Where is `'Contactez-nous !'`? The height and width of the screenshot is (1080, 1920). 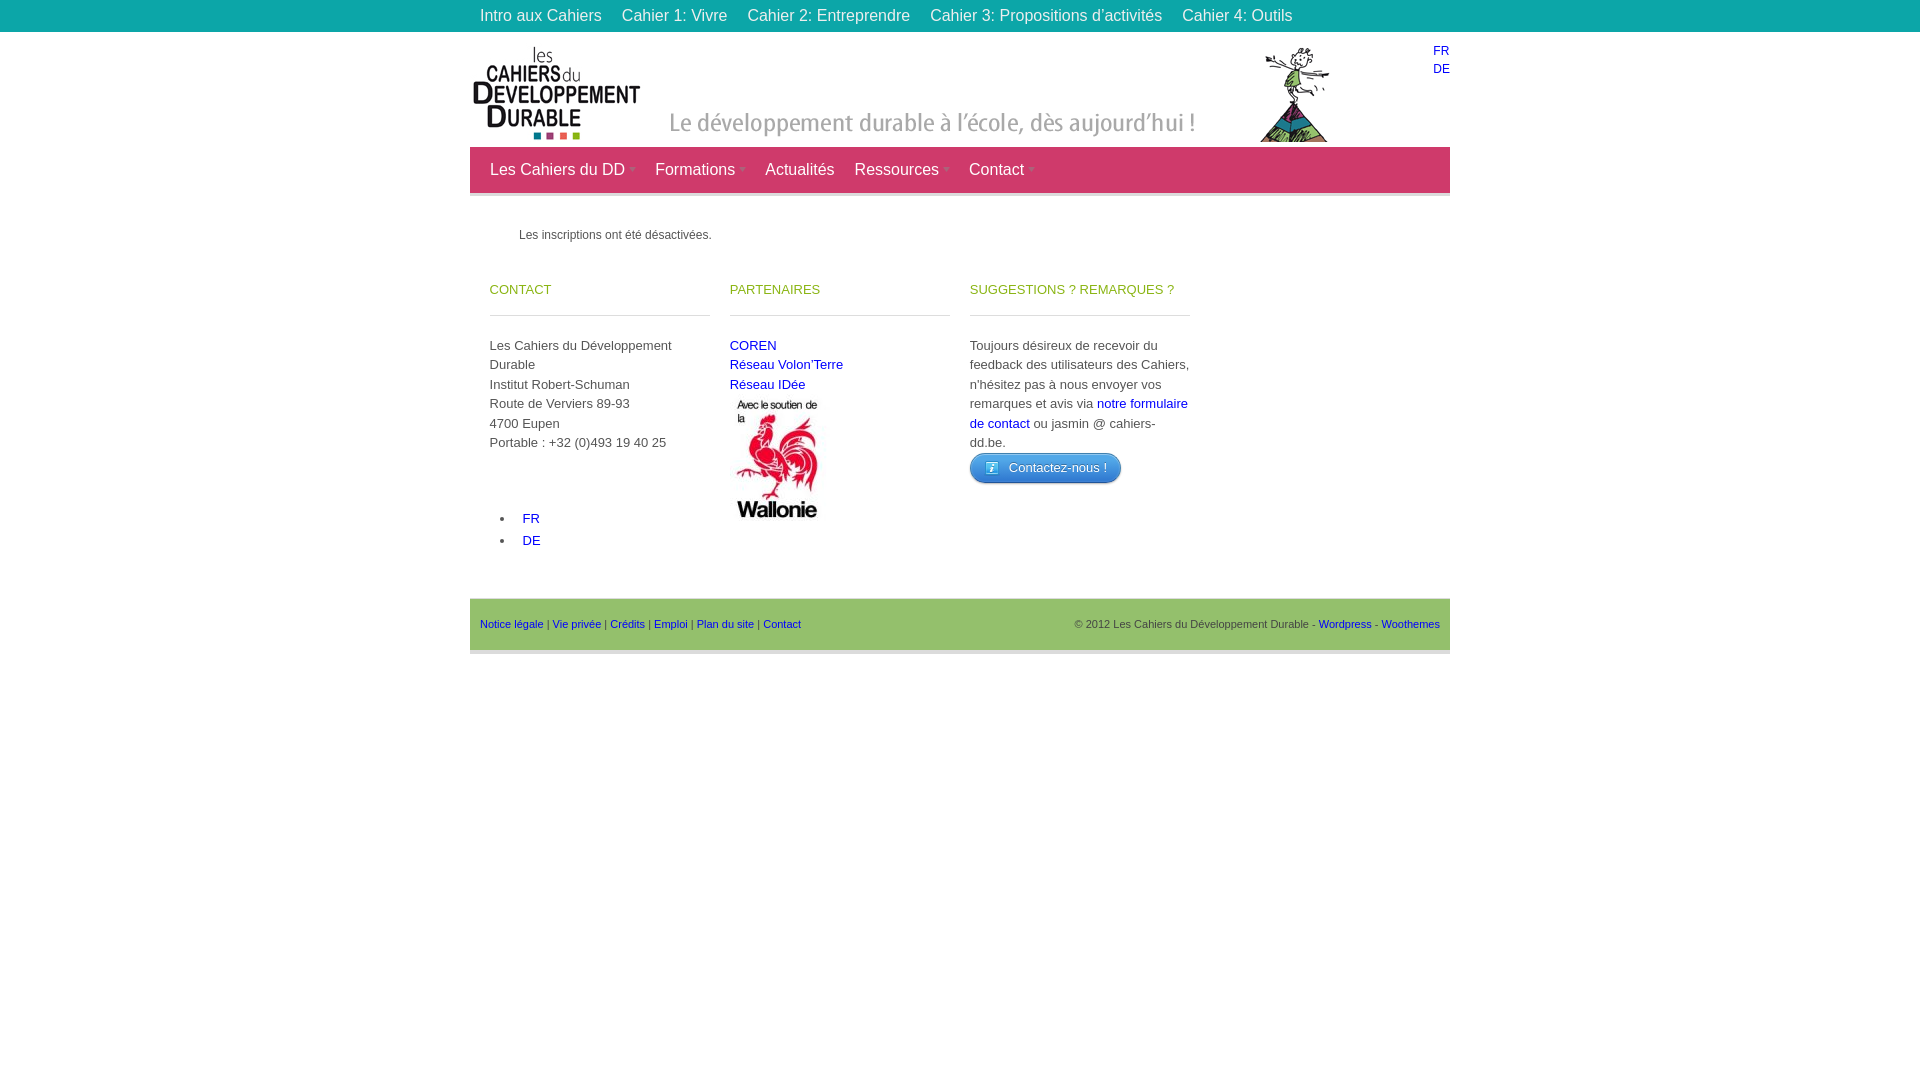 'Contactez-nous !' is located at coordinates (1044, 466).